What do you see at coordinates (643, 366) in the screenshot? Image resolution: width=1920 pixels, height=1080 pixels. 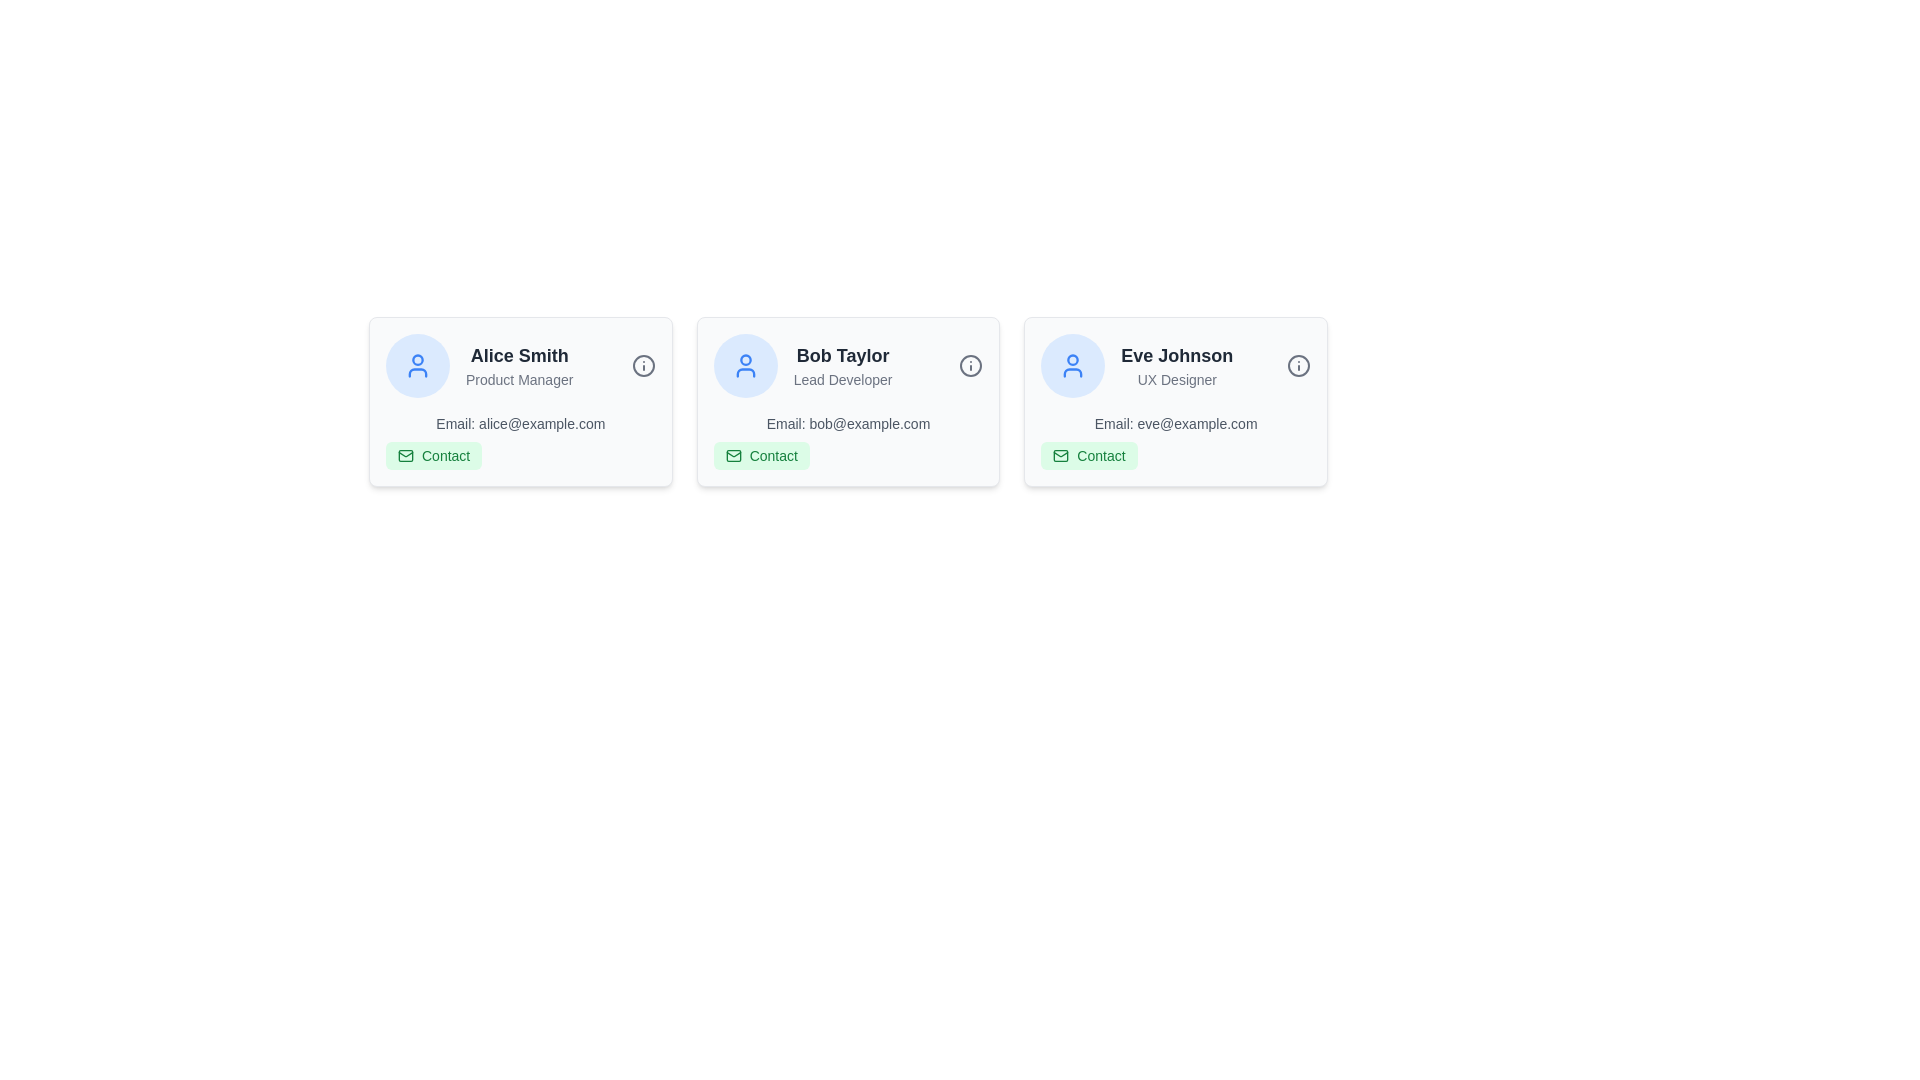 I see `the icon button located in the top-right portion of the card labeled 'Alice Smith - Product Manager'` at bounding box center [643, 366].